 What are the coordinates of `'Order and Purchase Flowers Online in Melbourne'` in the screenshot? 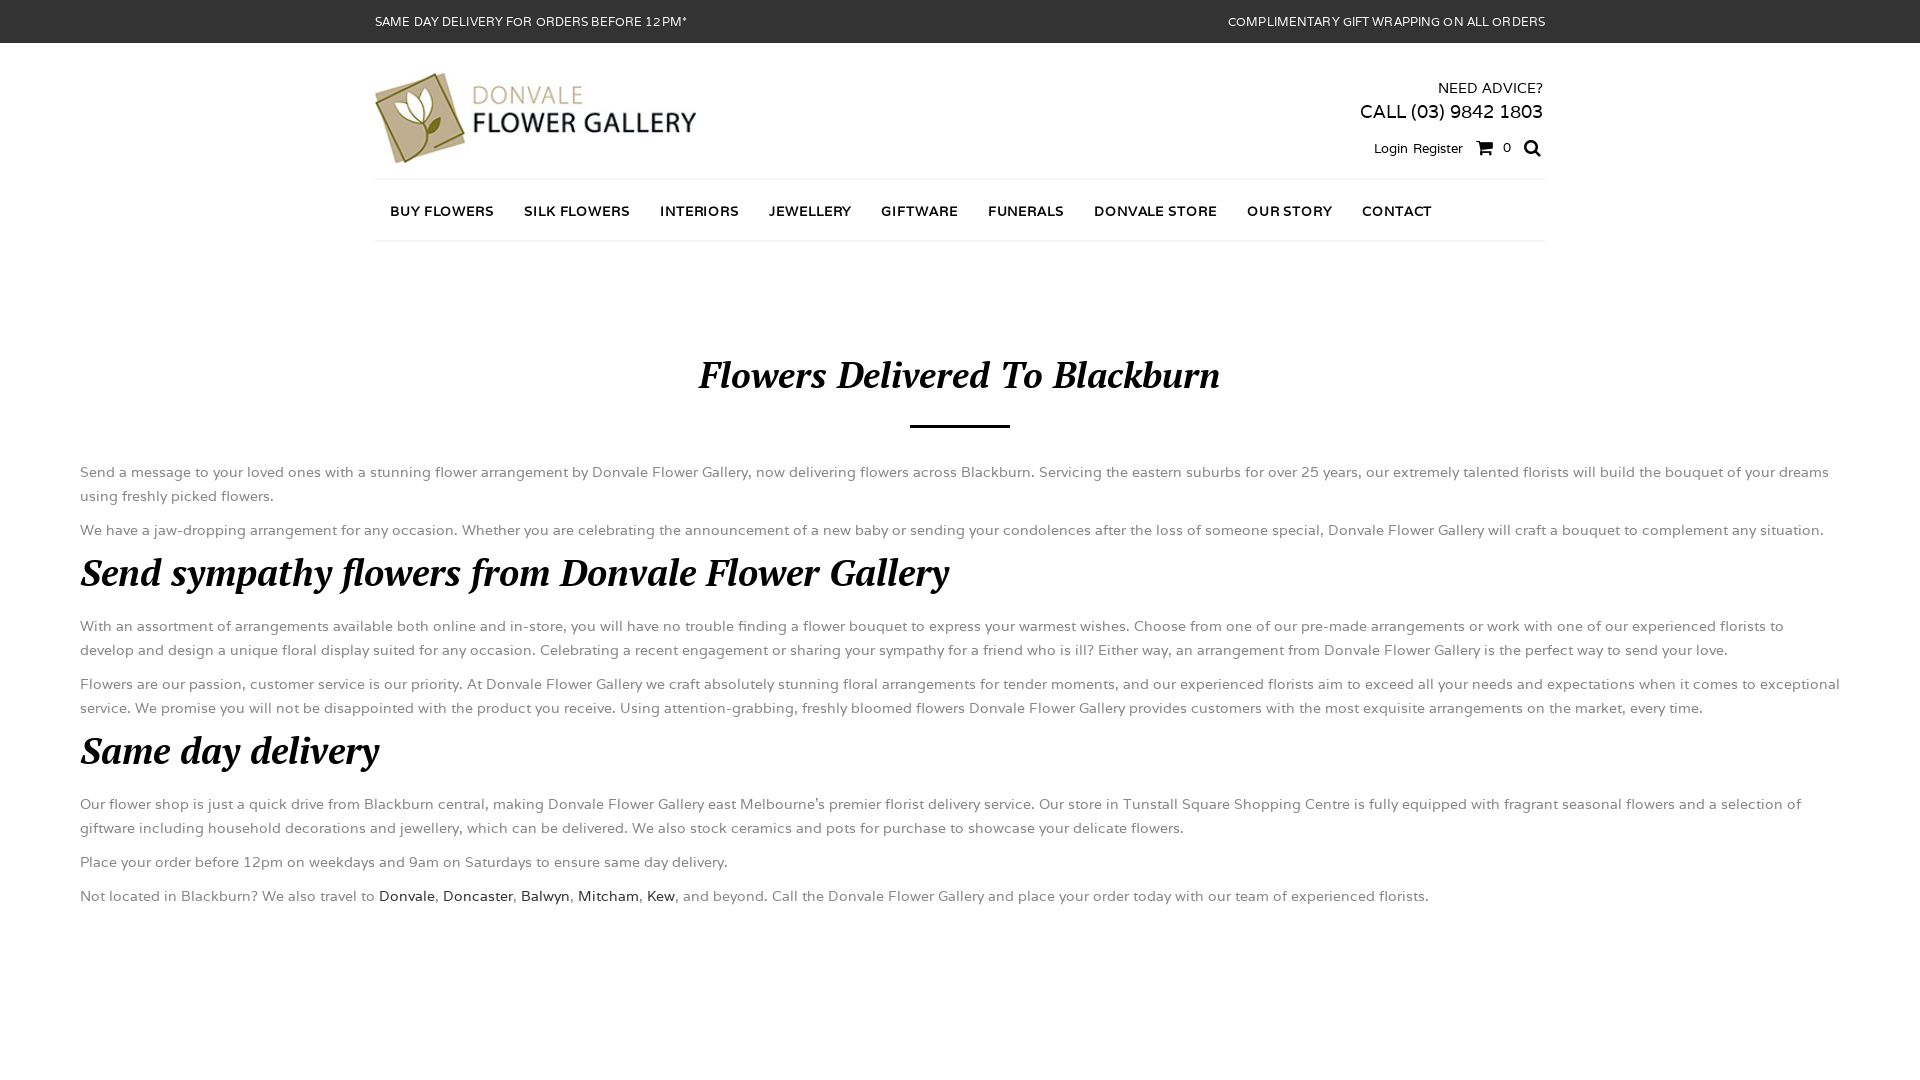 It's located at (535, 118).